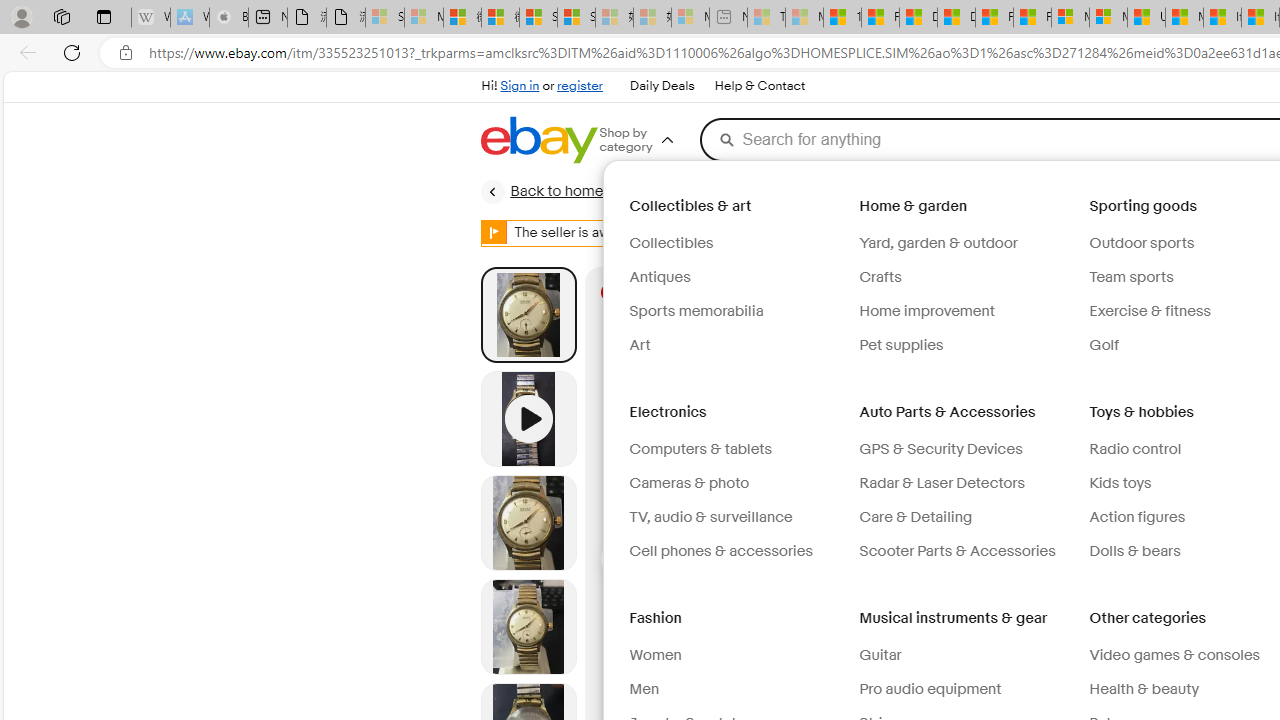  What do you see at coordinates (939, 448) in the screenshot?
I see `'GPS & Security Devices'` at bounding box center [939, 448].